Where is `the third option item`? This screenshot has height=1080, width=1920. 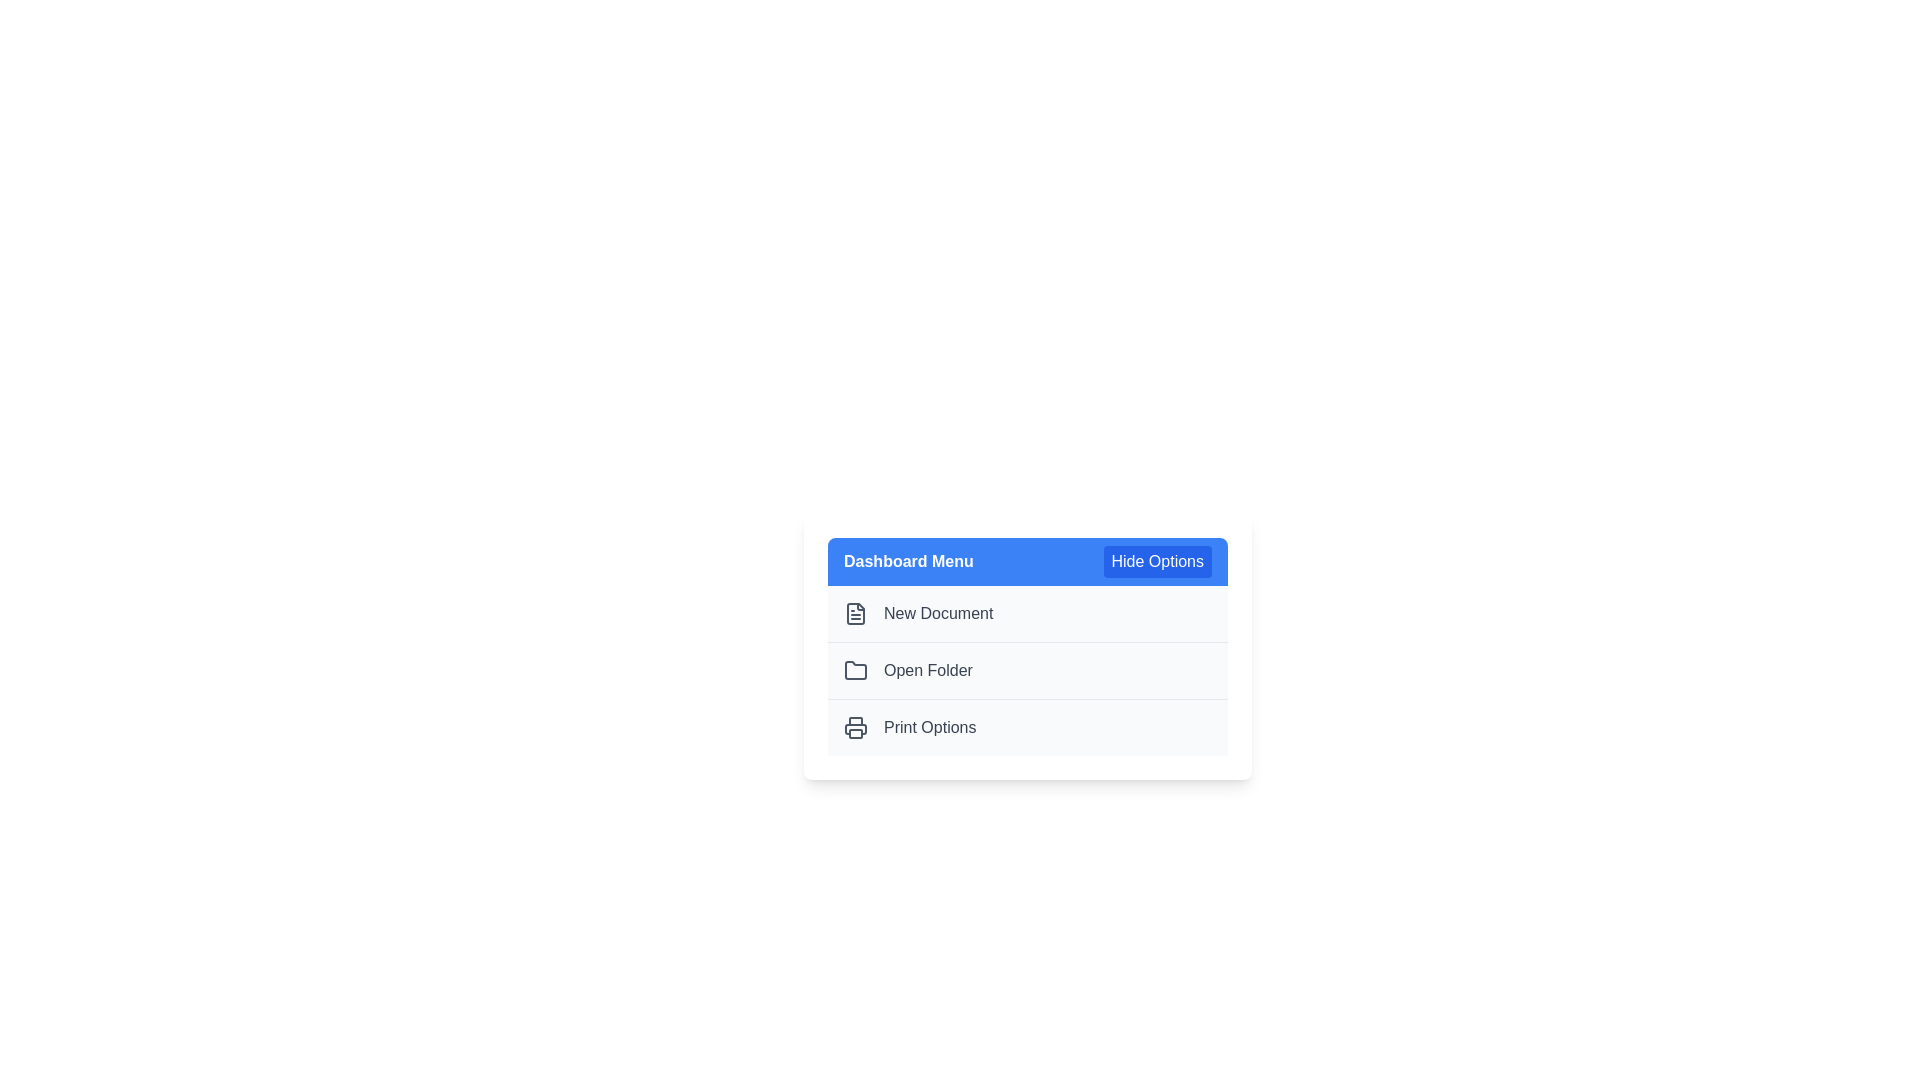 the third option item is located at coordinates (1027, 727).